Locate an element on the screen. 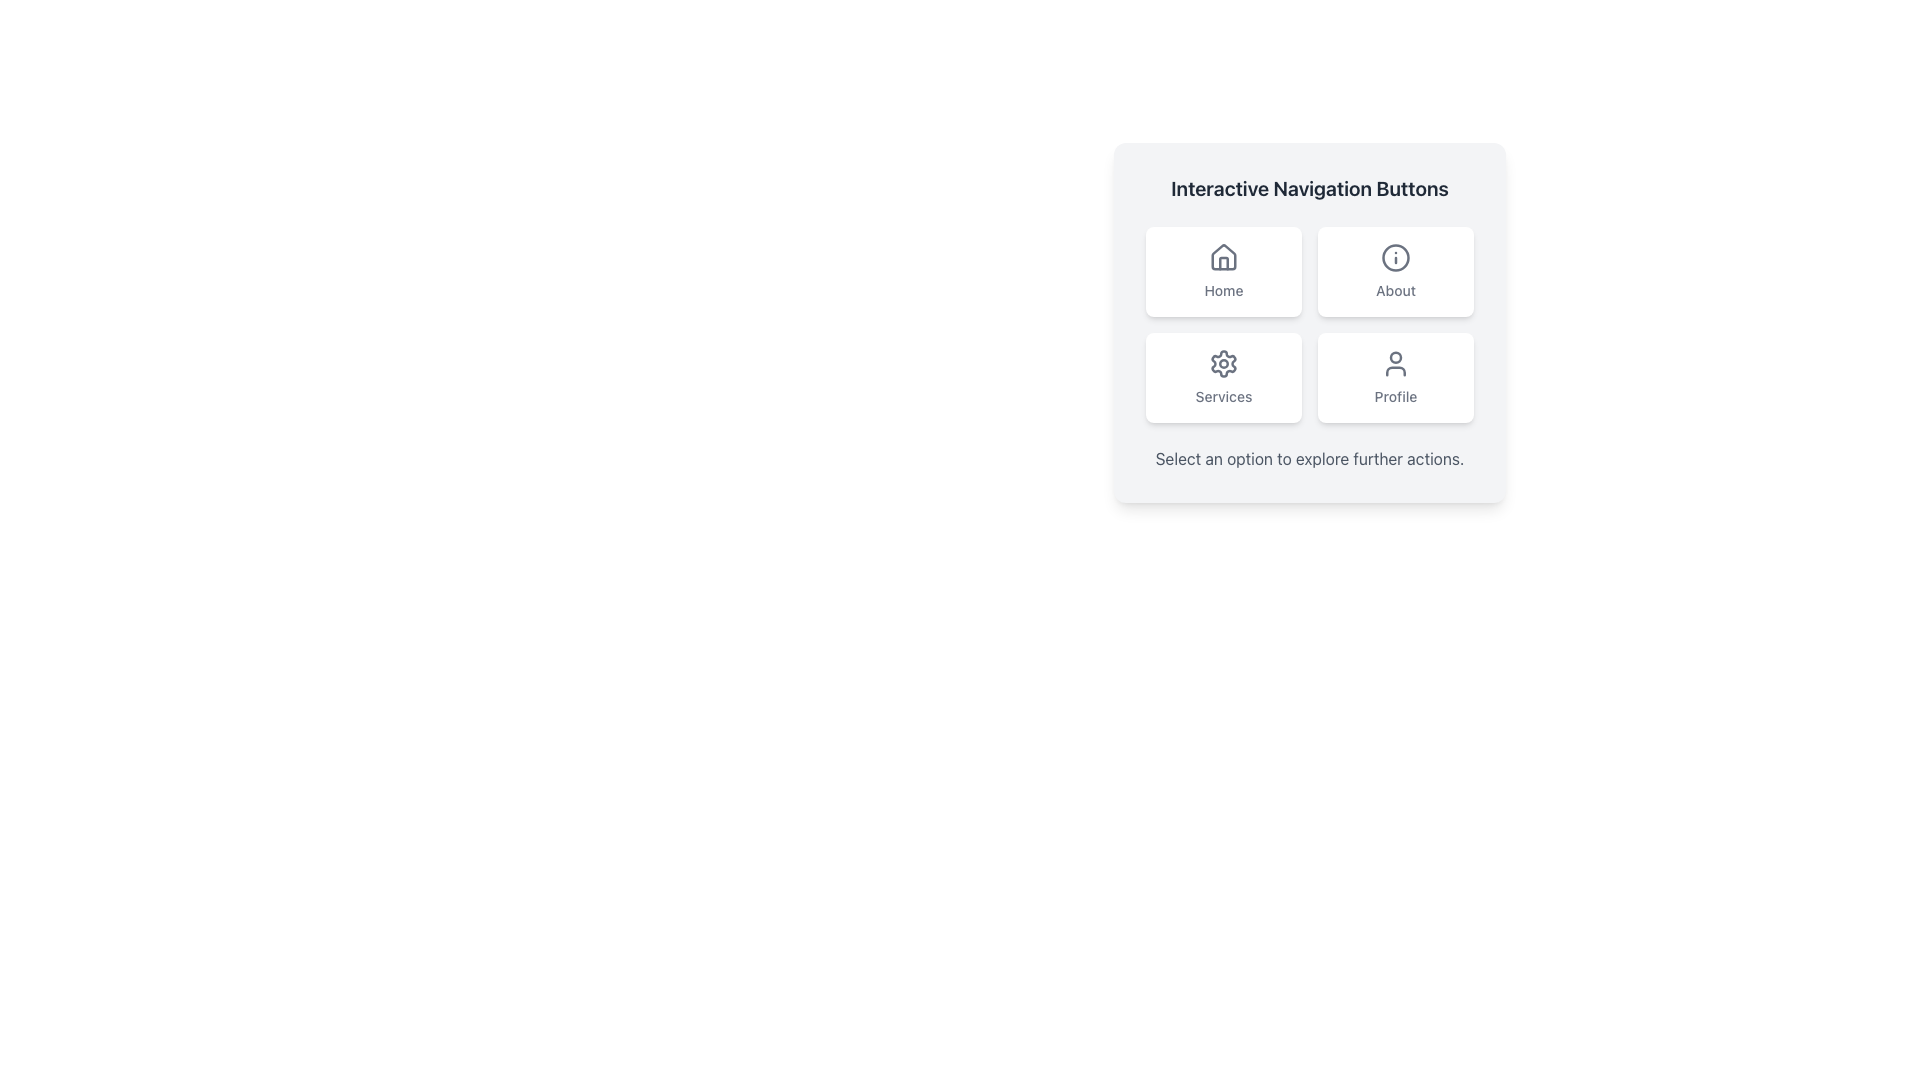 The image size is (1920, 1080). the 'Profile' icon located in the bottom-right of the 'Interactive Navigation Buttons' grid is located at coordinates (1395, 363).